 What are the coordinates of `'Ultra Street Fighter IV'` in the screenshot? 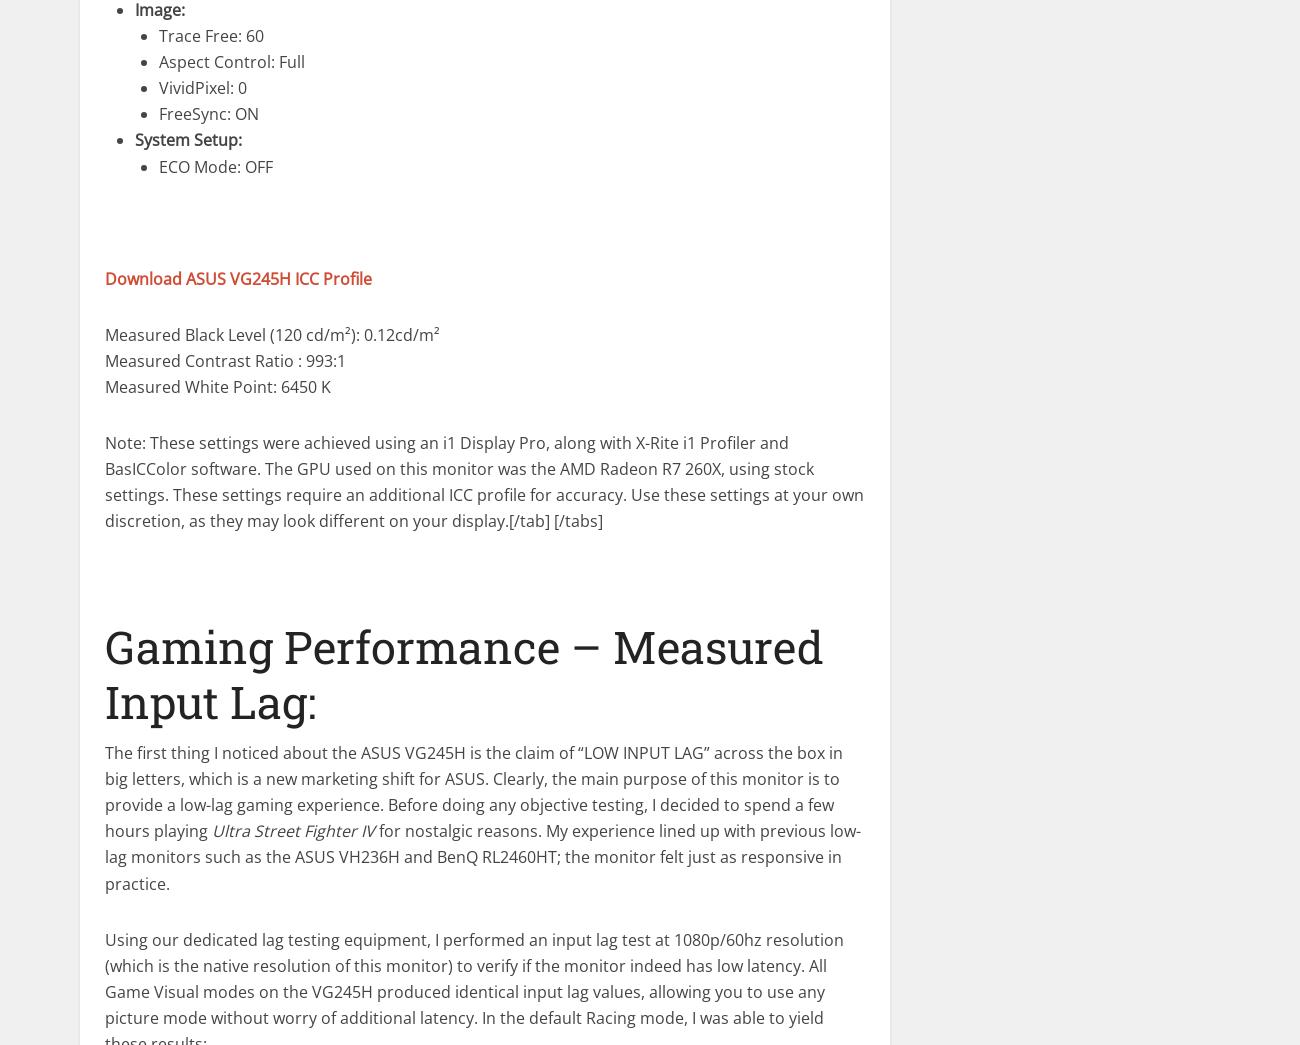 It's located at (293, 829).